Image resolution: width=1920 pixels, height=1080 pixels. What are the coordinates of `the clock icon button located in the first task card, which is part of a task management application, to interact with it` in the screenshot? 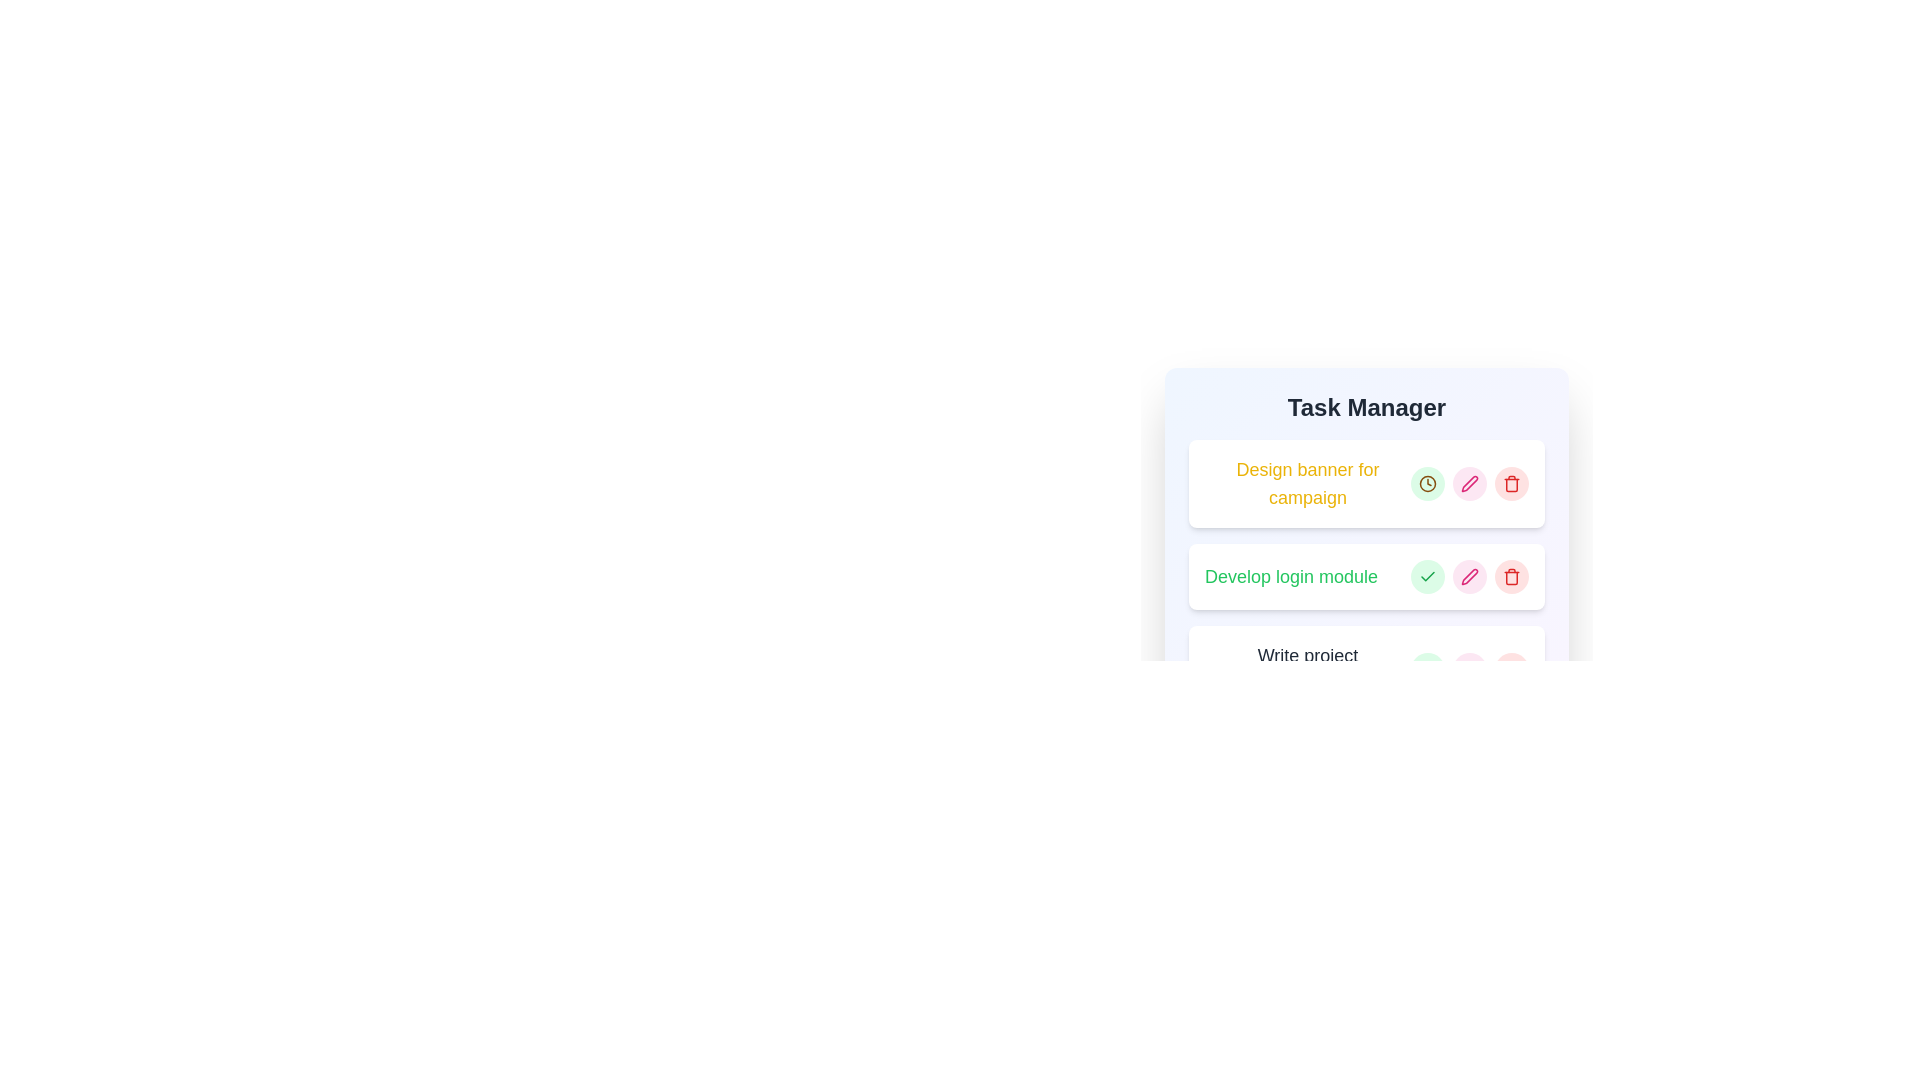 It's located at (1427, 483).